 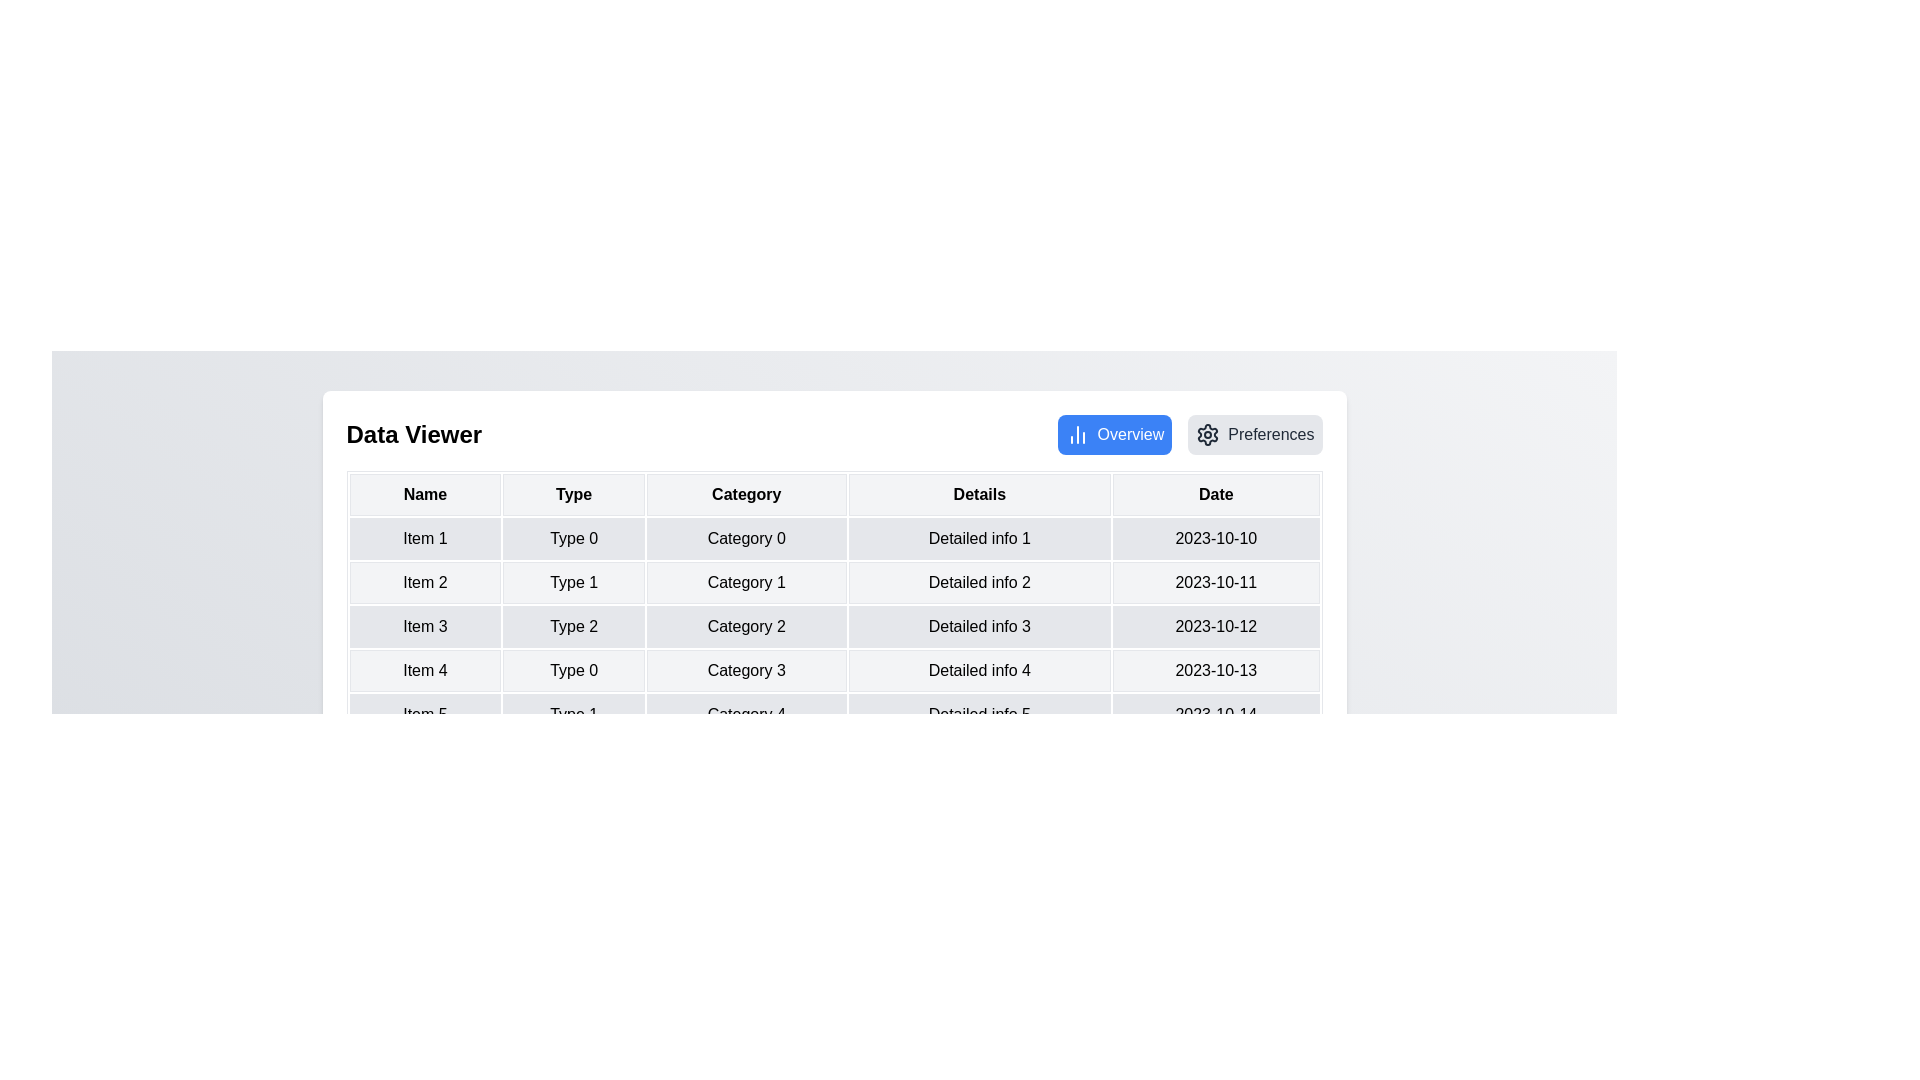 I want to click on the column header Details to explore sorting options, so click(x=979, y=494).